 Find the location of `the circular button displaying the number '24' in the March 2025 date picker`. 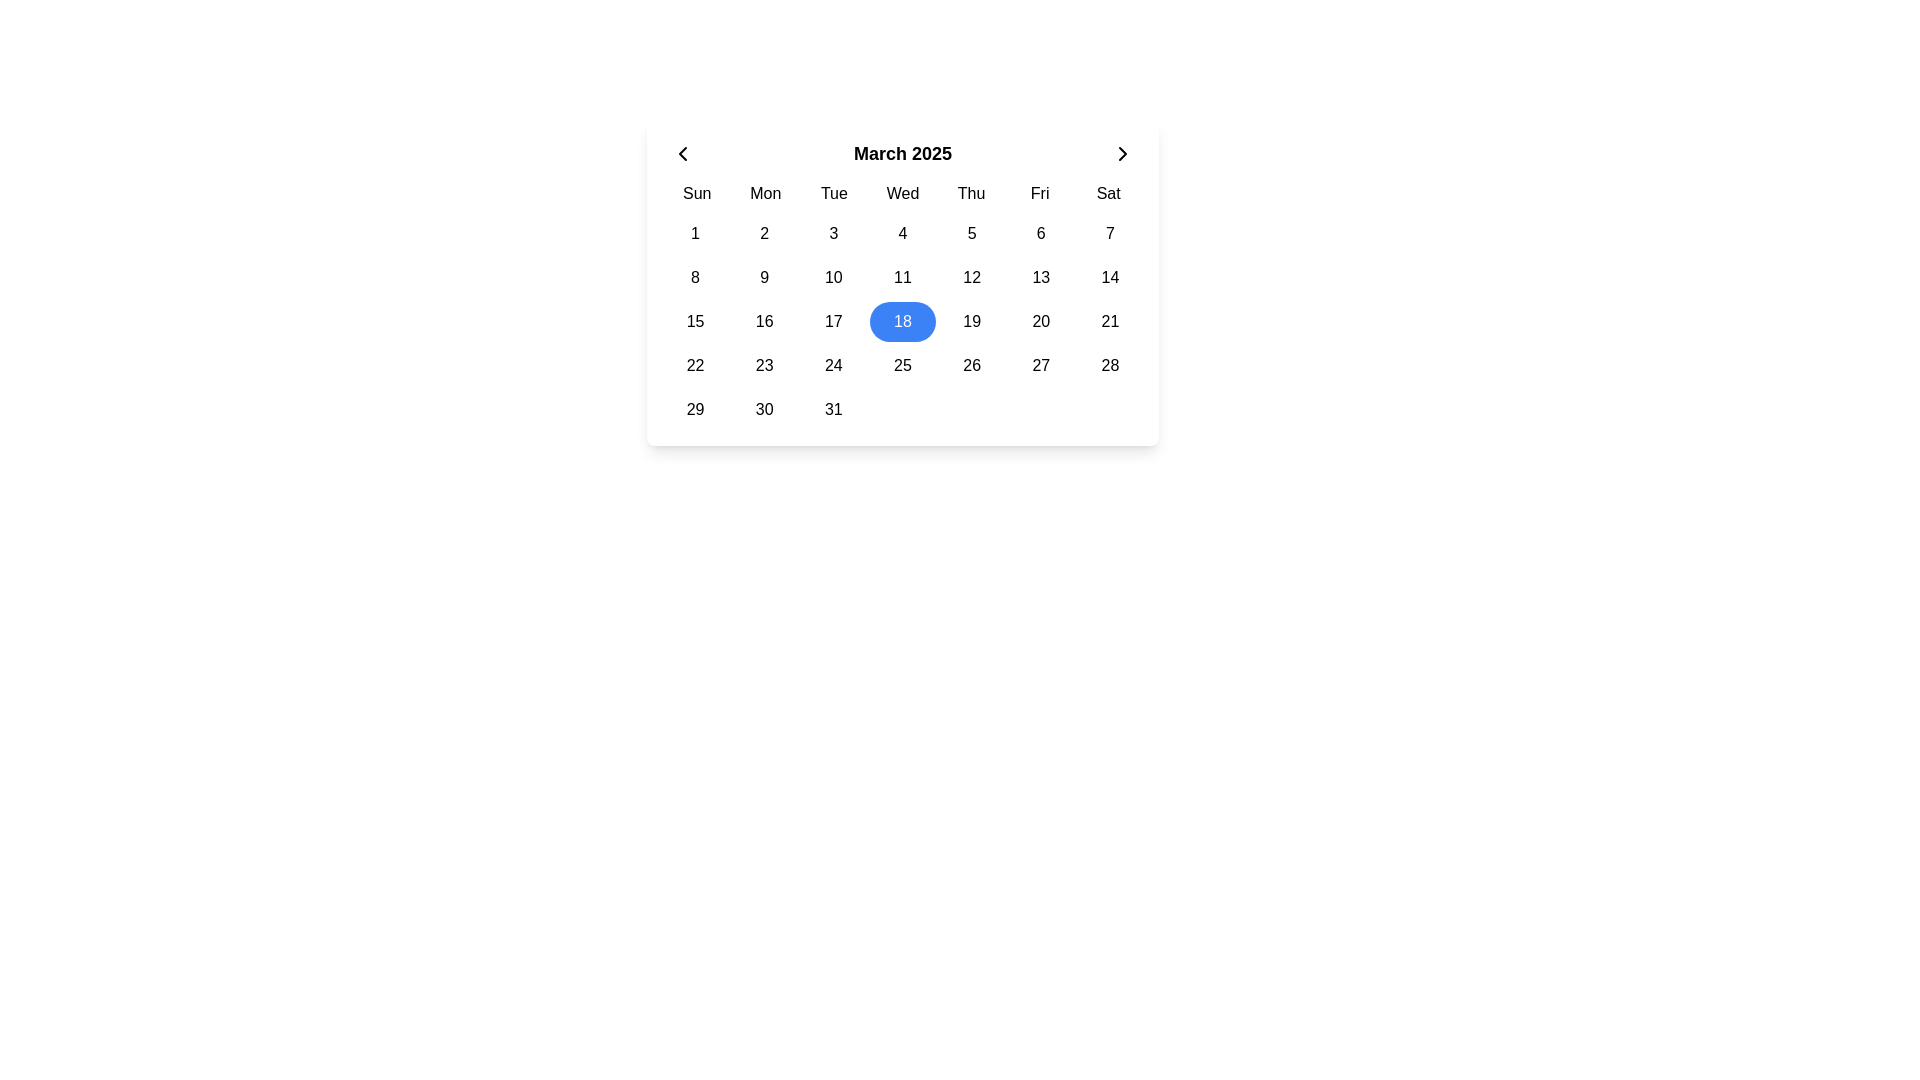

the circular button displaying the number '24' in the March 2025 date picker is located at coordinates (833, 366).